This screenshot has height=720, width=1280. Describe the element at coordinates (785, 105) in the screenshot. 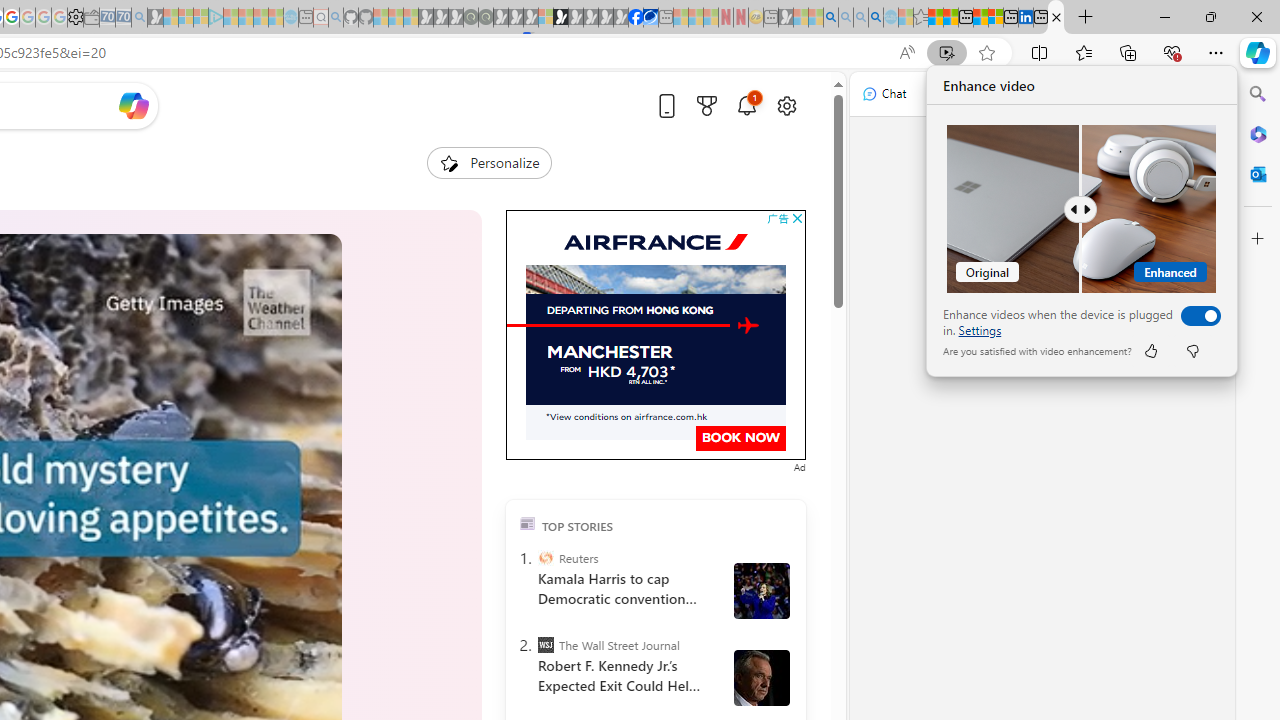

I see `'Open settings'` at that location.